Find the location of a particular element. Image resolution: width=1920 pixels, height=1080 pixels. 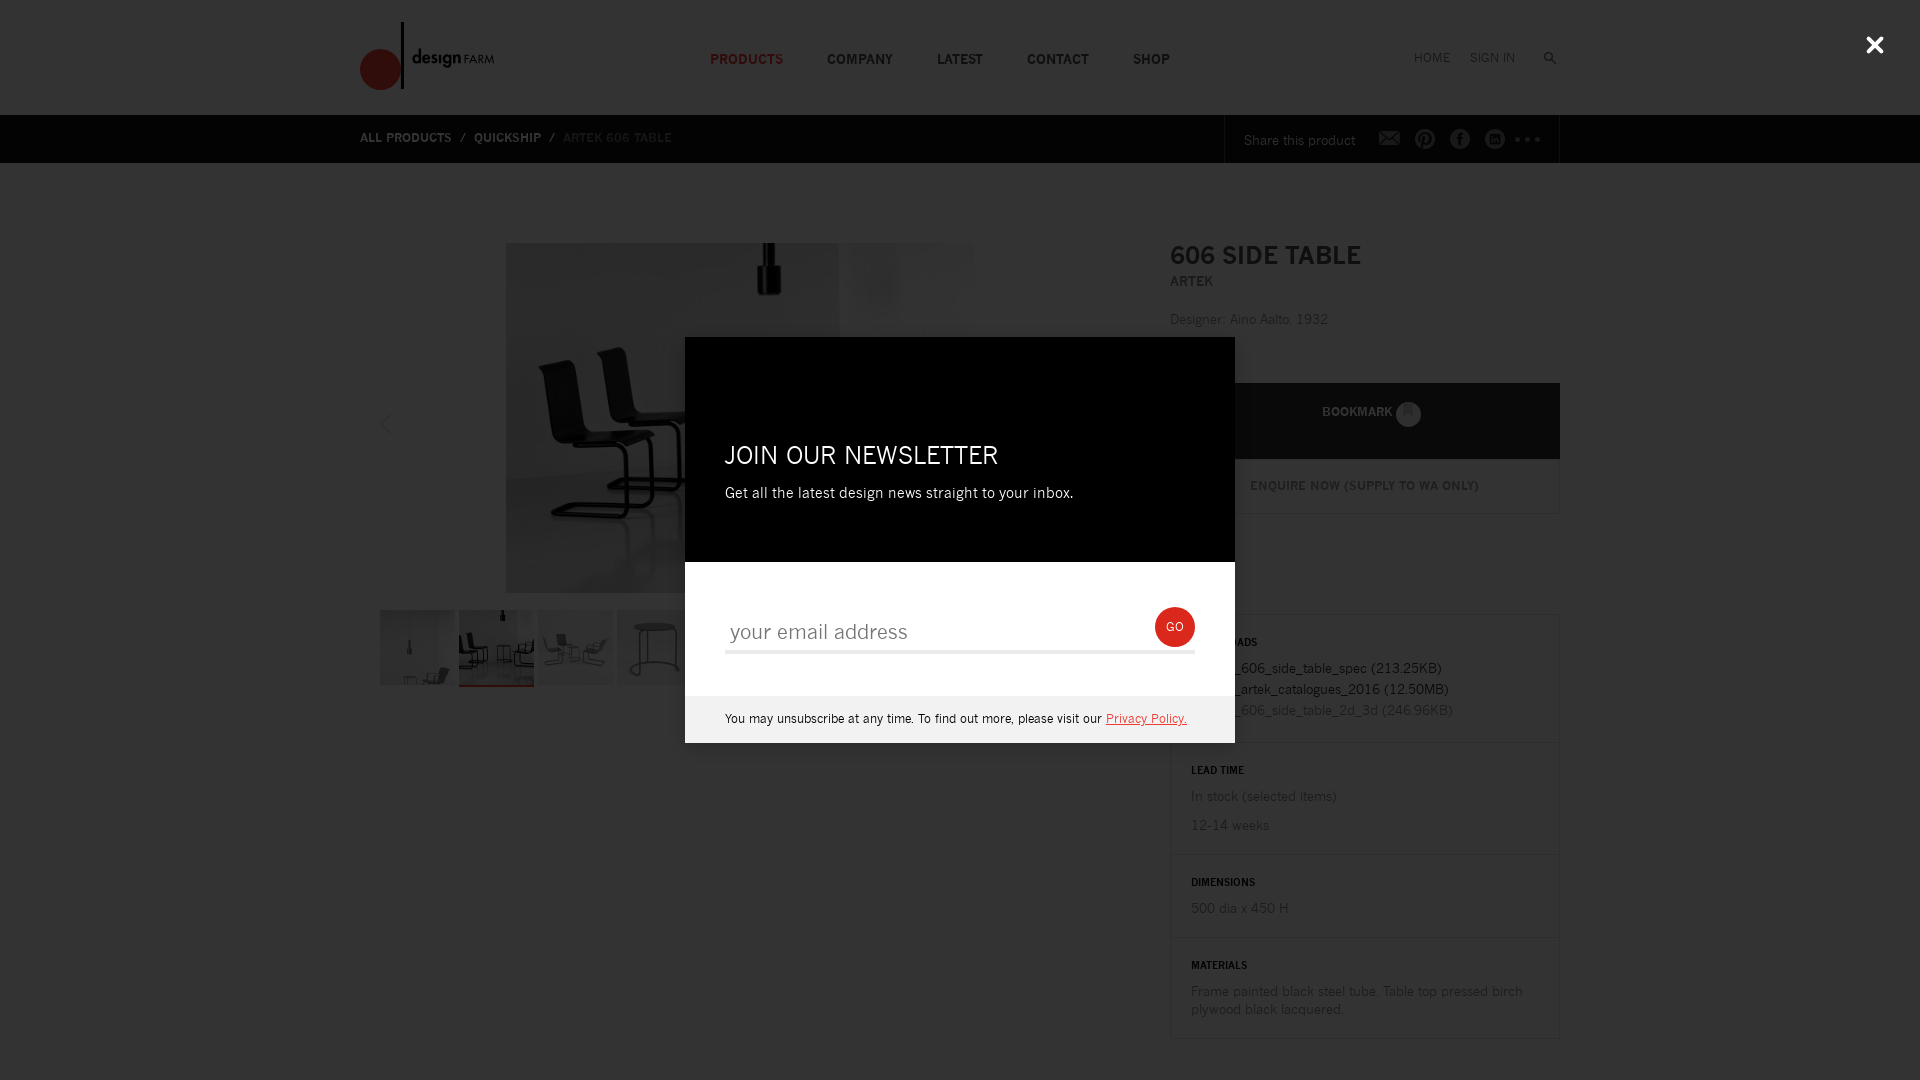

'Close' is located at coordinates (1874, 45).